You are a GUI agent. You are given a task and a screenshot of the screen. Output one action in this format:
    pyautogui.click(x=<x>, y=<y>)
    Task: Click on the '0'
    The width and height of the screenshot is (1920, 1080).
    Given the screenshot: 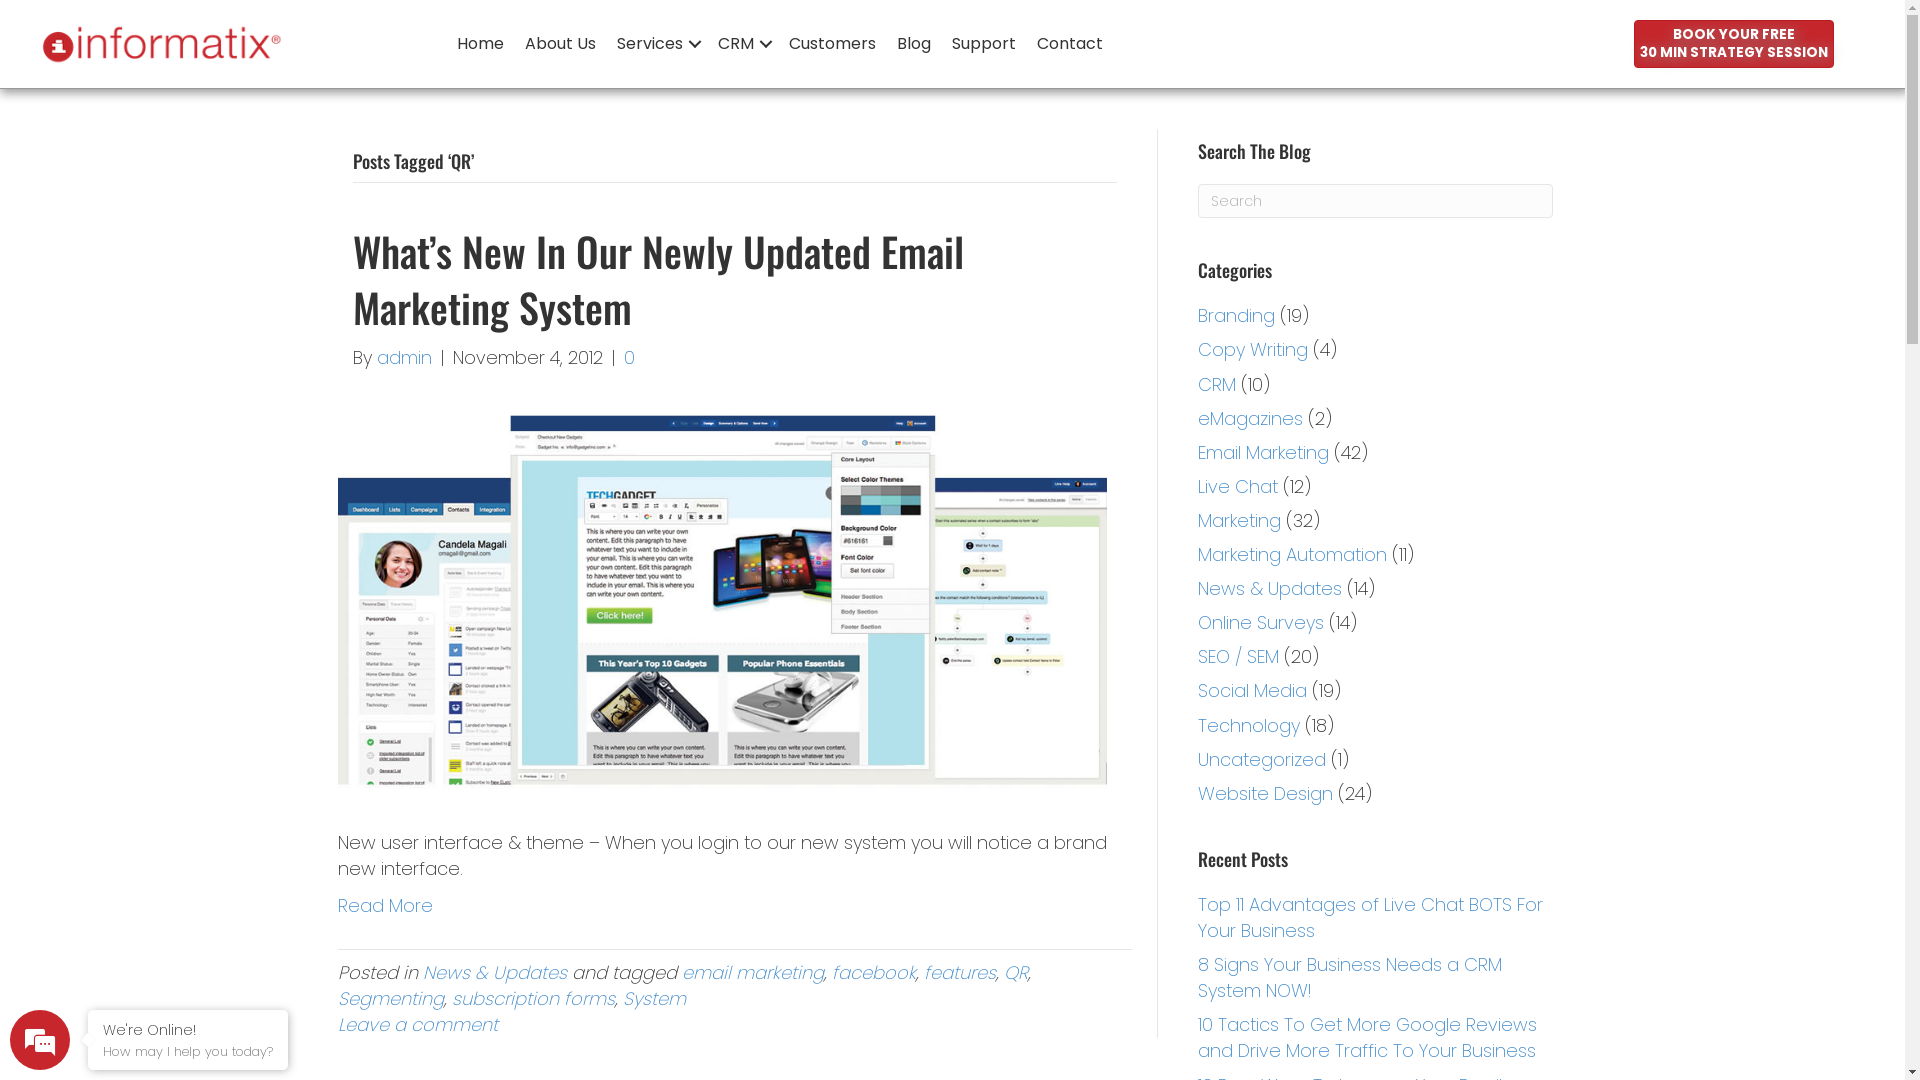 What is the action you would take?
    pyautogui.click(x=628, y=356)
    